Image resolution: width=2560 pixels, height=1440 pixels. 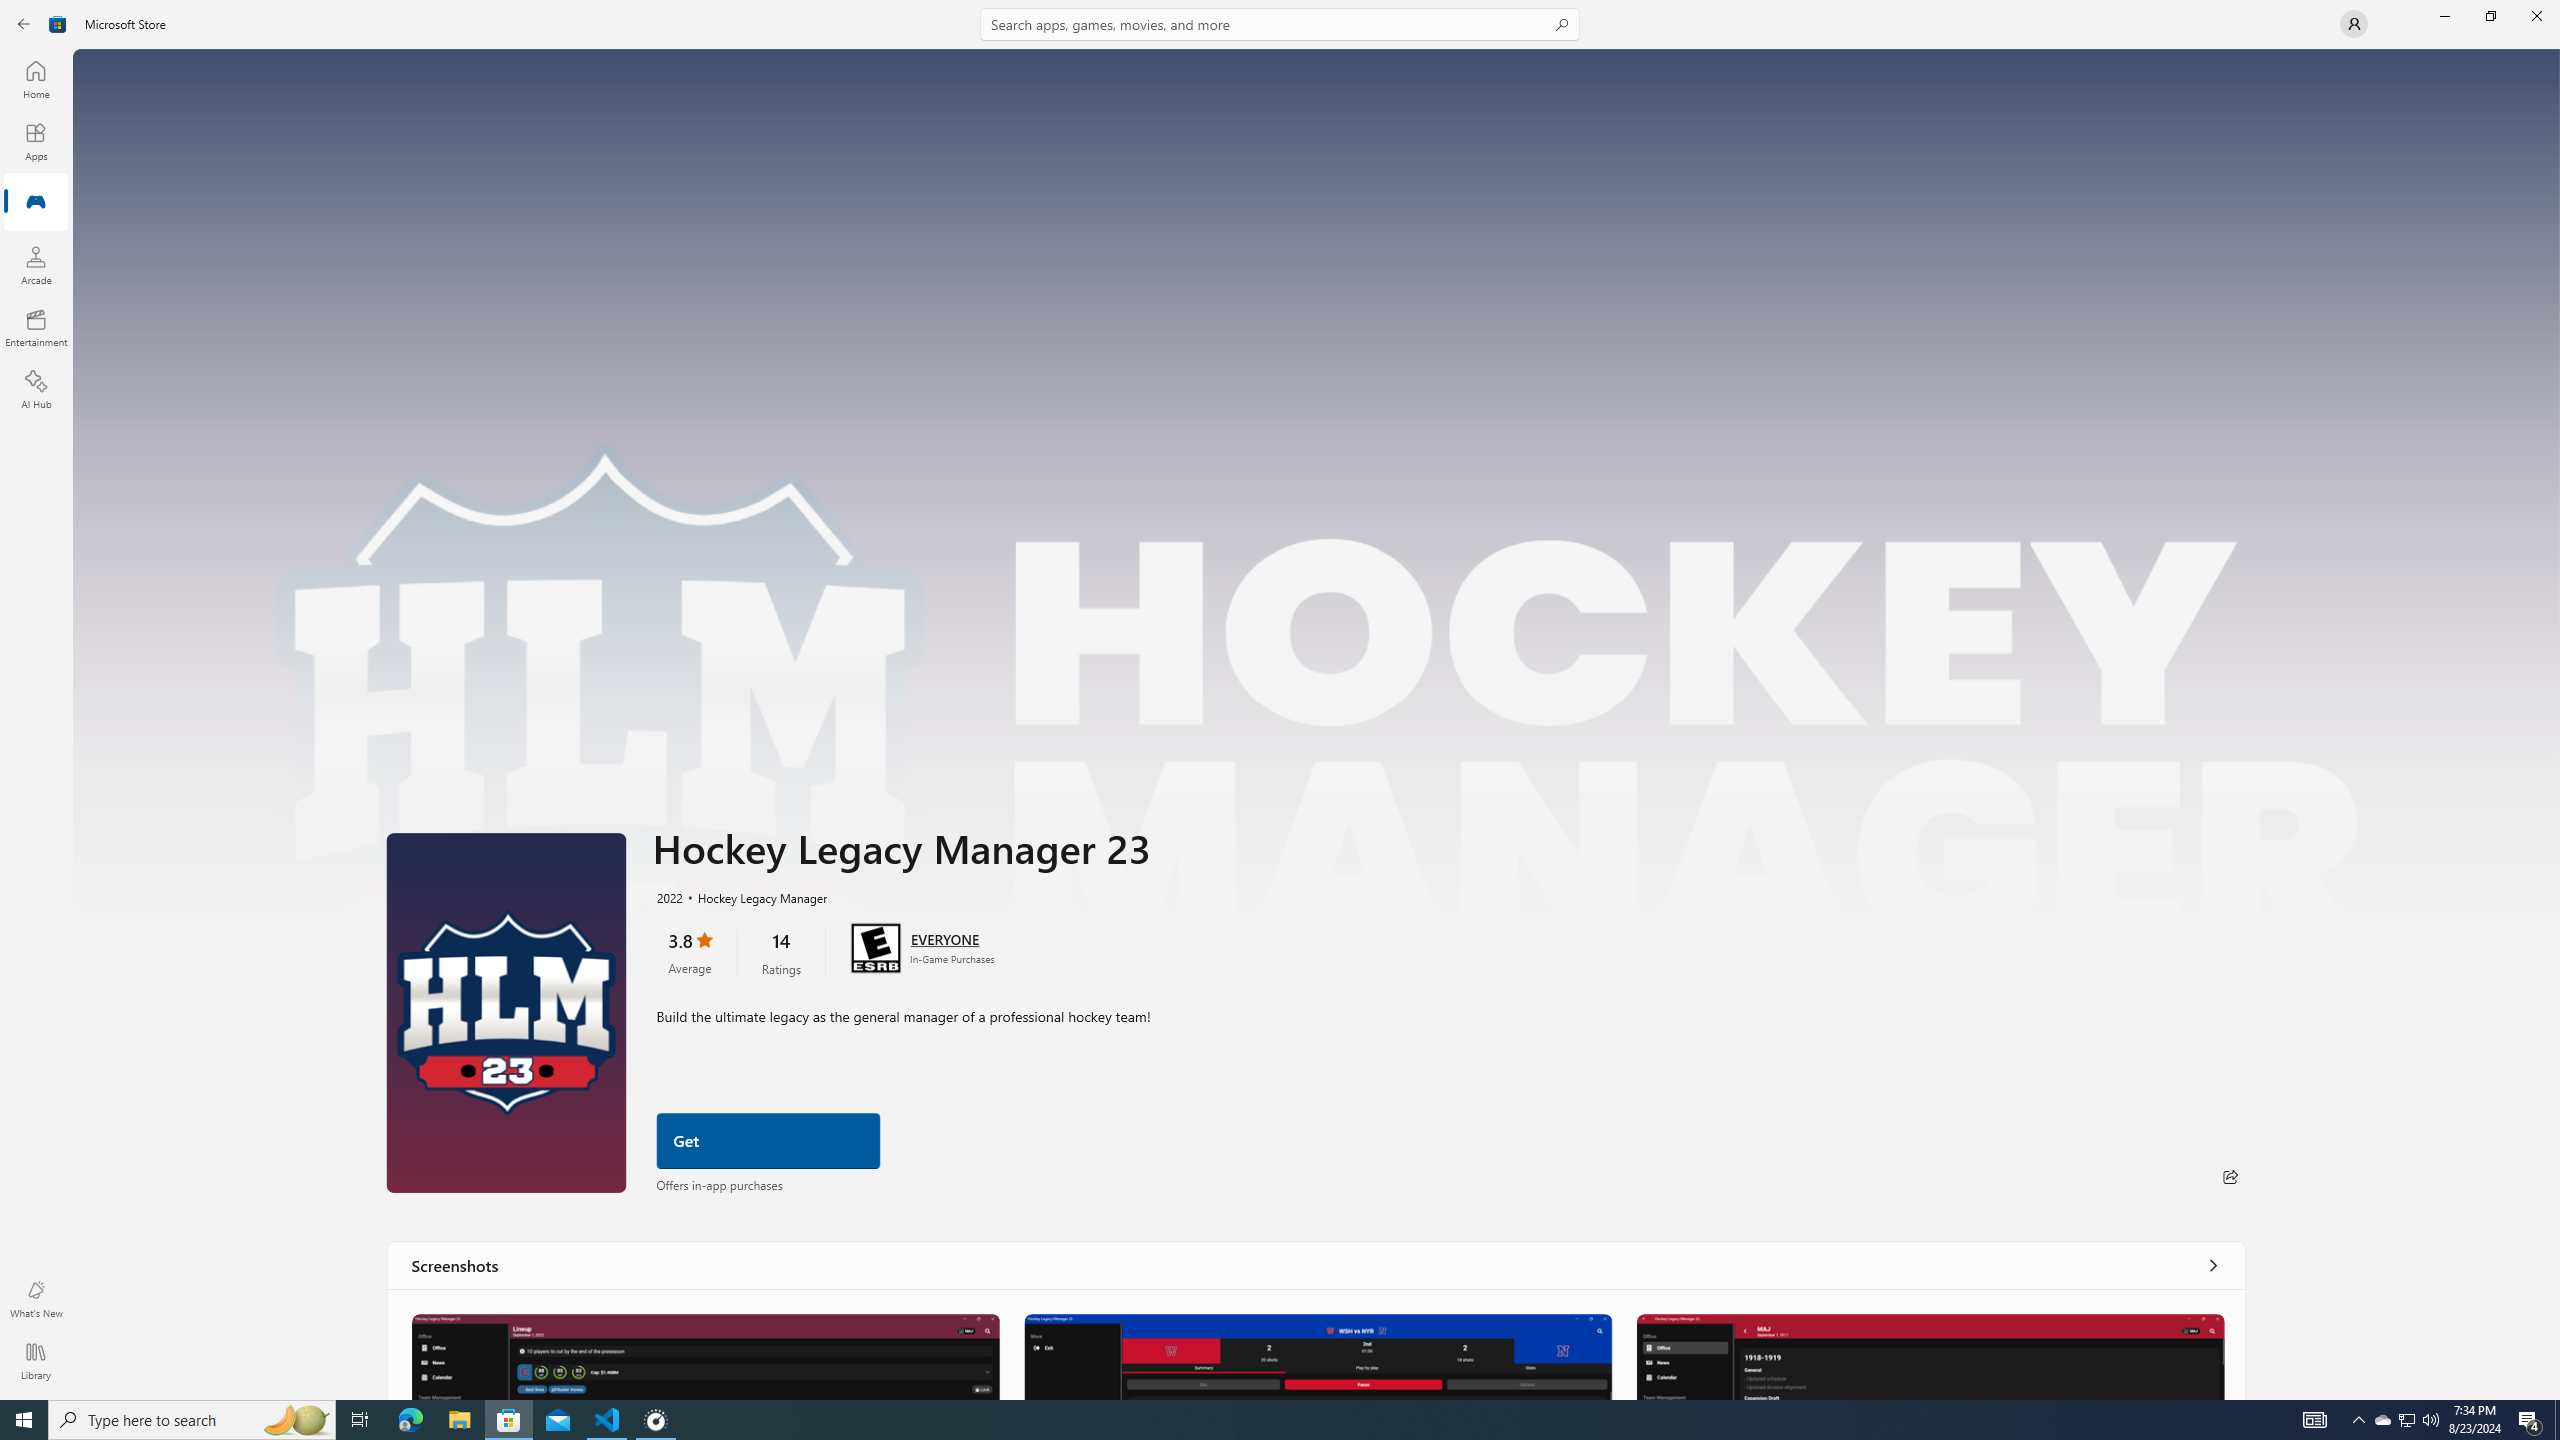 What do you see at coordinates (2535, 15) in the screenshot?
I see `'Close Microsoft Store'` at bounding box center [2535, 15].